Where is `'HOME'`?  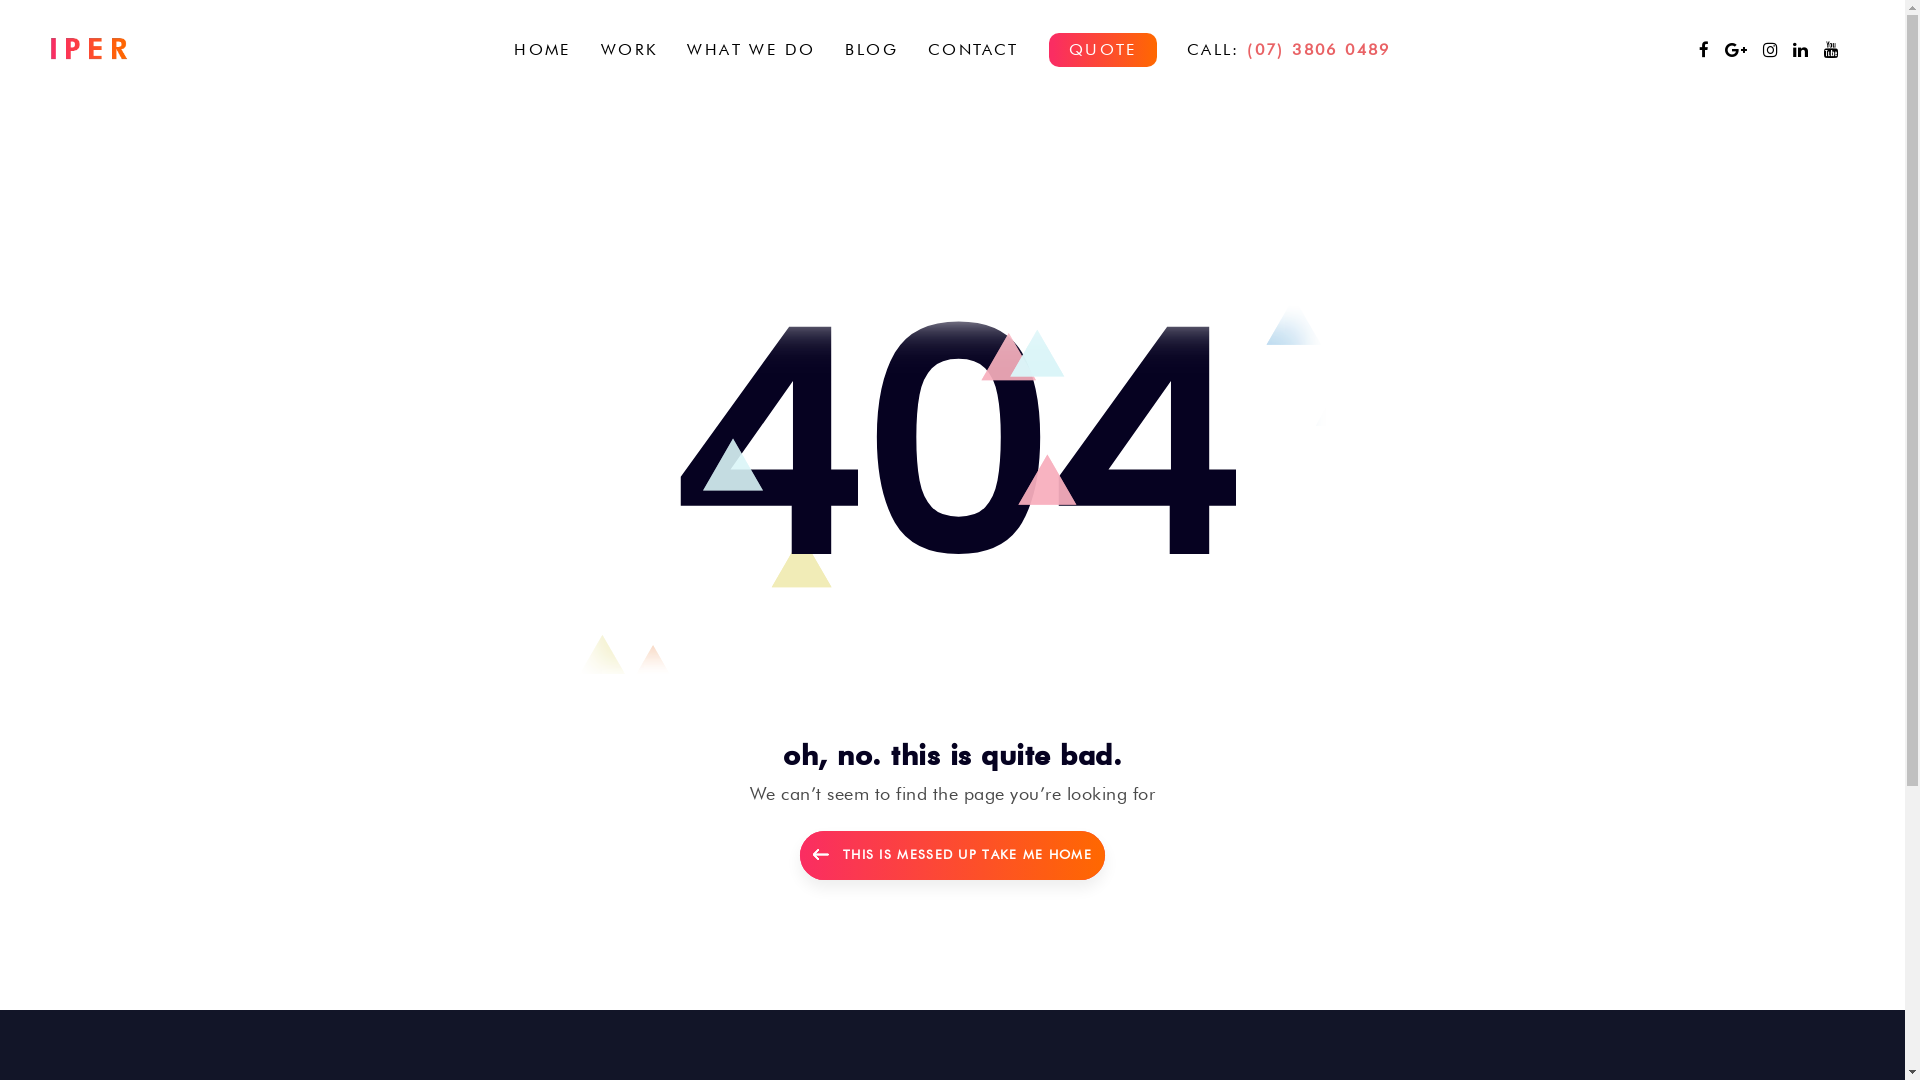
'HOME' is located at coordinates (542, 48).